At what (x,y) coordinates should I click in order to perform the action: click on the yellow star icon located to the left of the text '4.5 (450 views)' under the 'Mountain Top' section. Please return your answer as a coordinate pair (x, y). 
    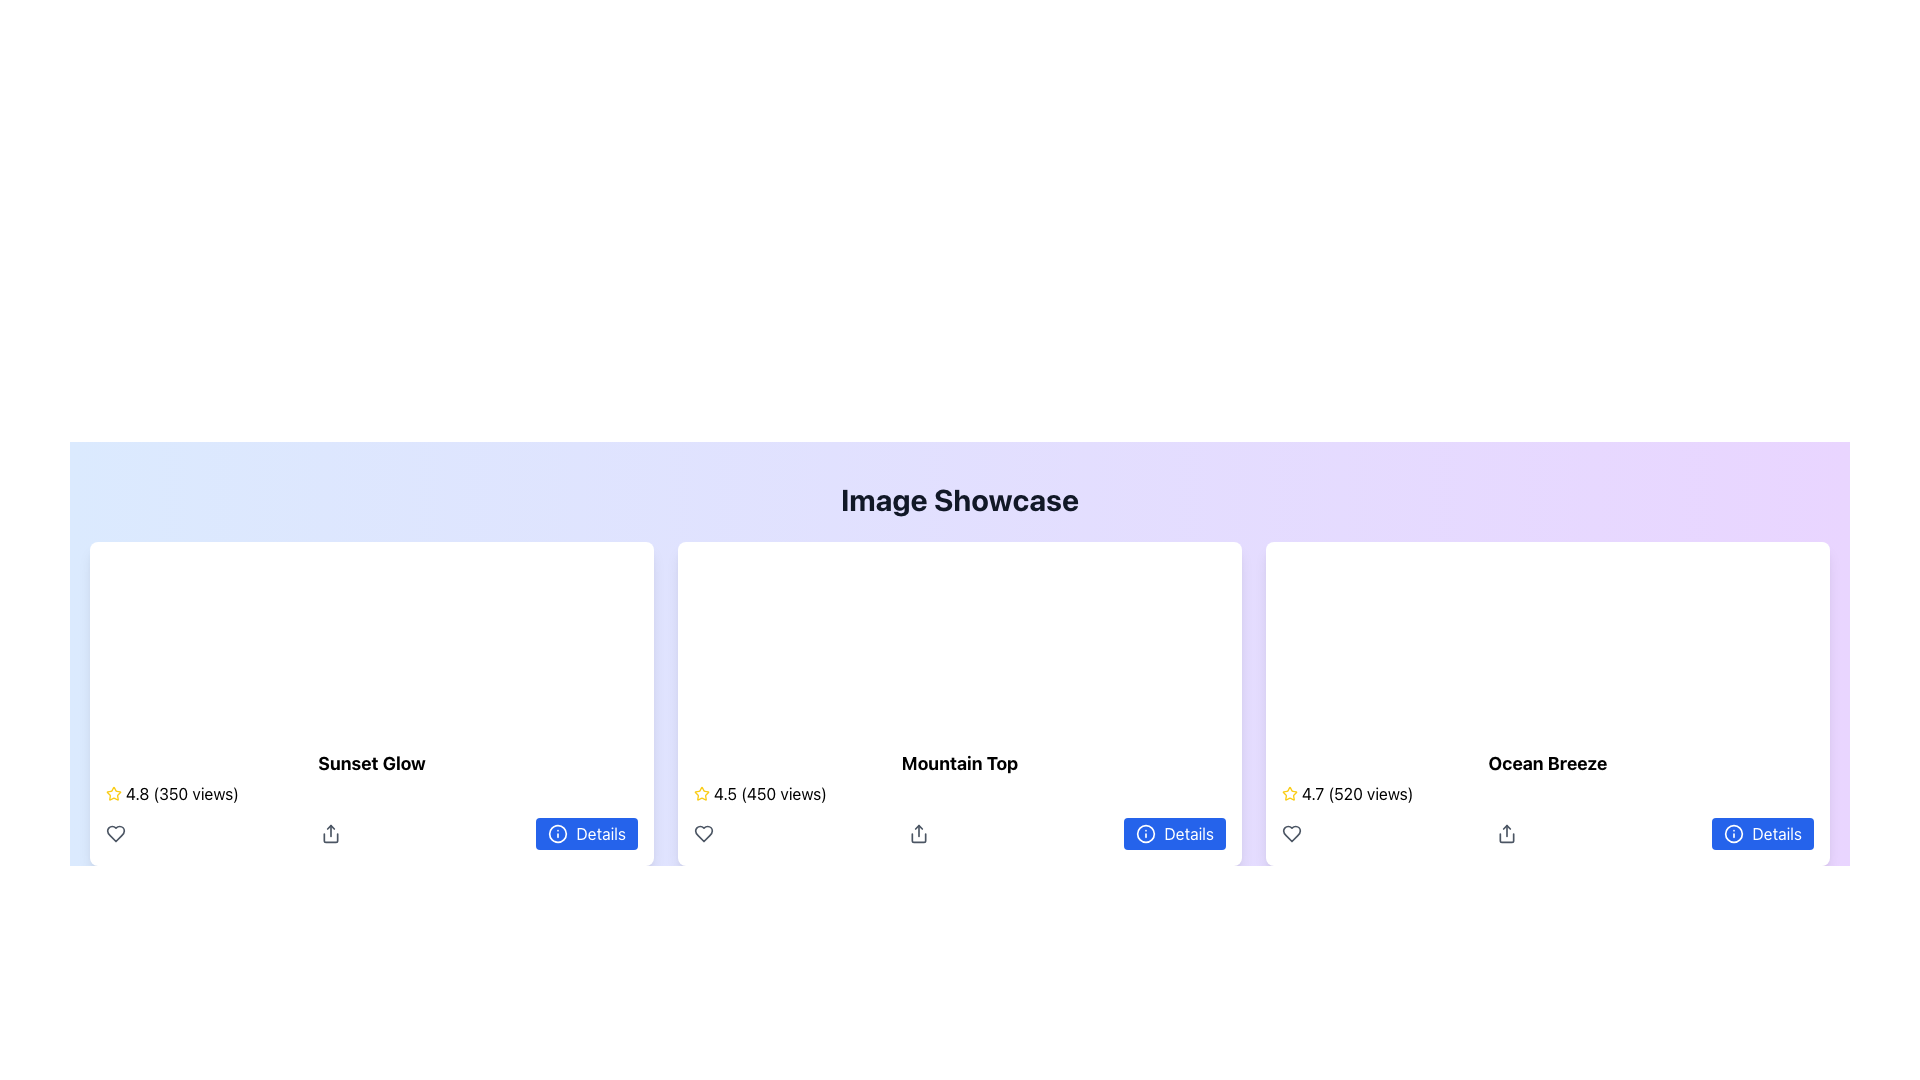
    Looking at the image, I should click on (701, 793).